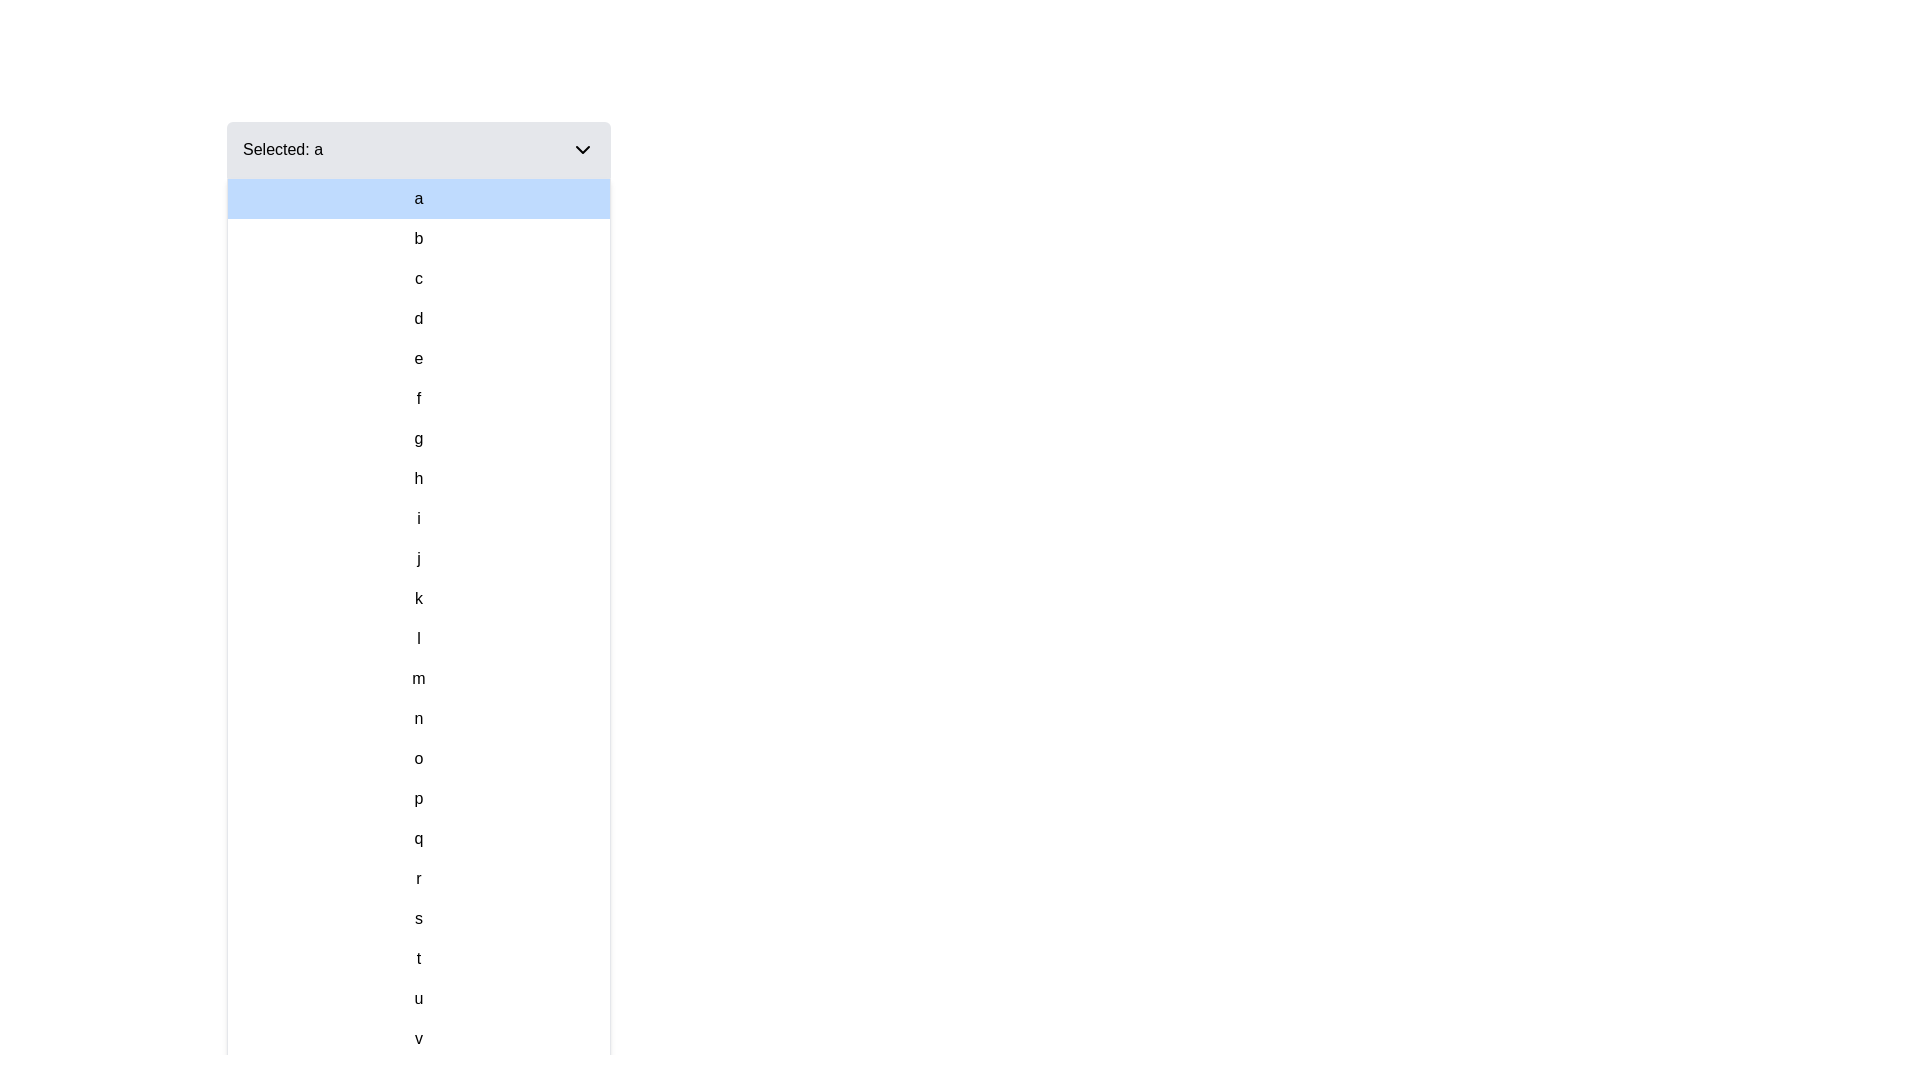 Image resolution: width=1920 pixels, height=1080 pixels. What do you see at coordinates (282, 149) in the screenshot?
I see `the static text label displaying 'Selected: a', which is styled in black on a light gray background and located in the top-left region of the dropdown interface` at bounding box center [282, 149].